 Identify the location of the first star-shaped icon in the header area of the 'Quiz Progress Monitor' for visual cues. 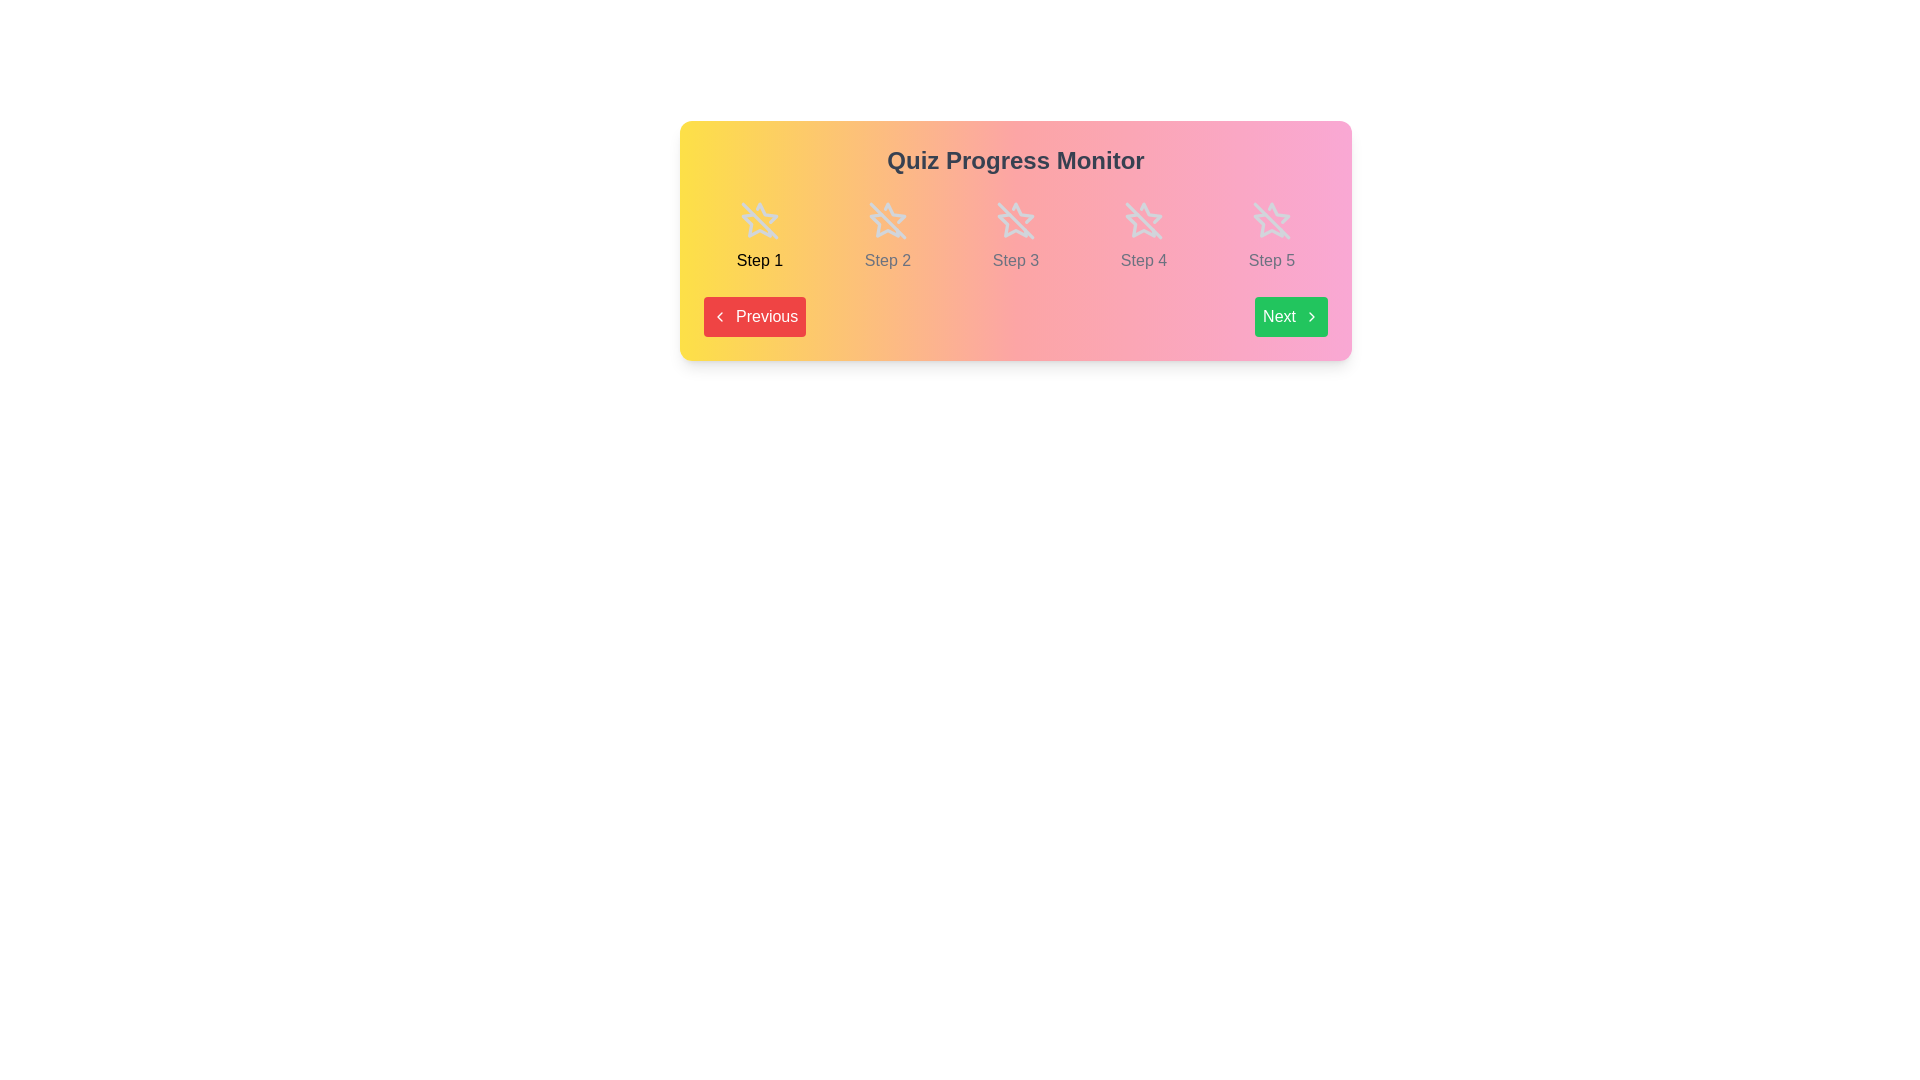
(755, 225).